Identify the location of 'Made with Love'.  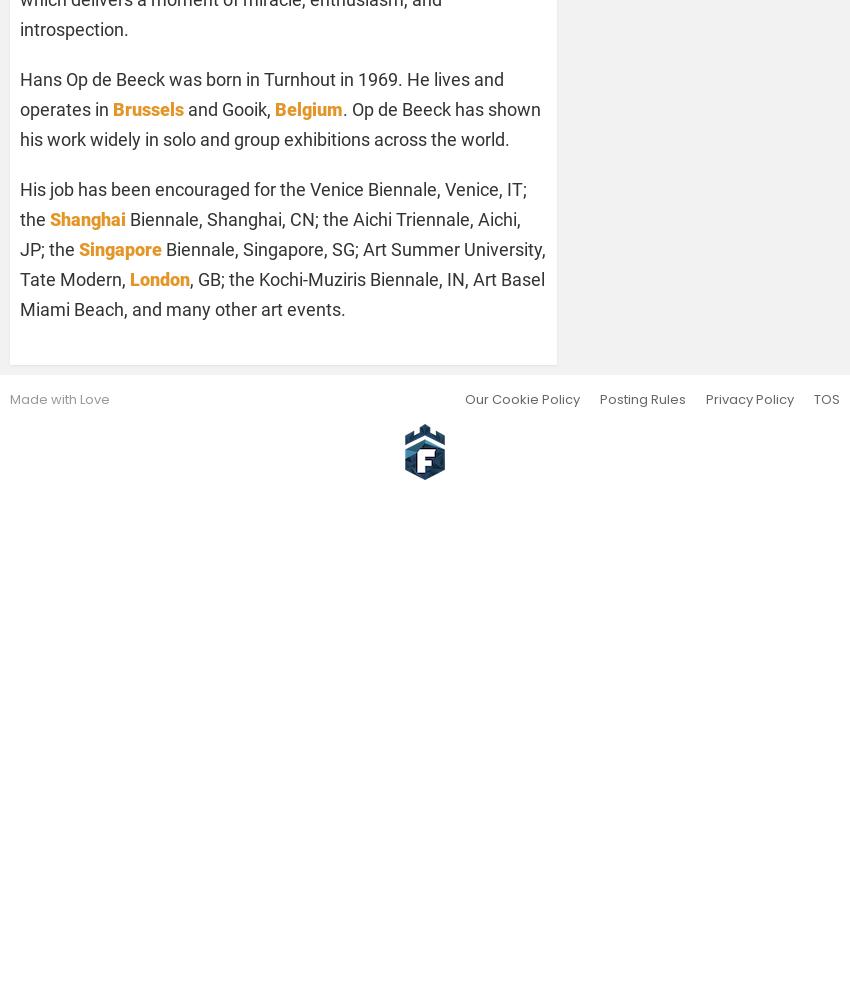
(9, 398).